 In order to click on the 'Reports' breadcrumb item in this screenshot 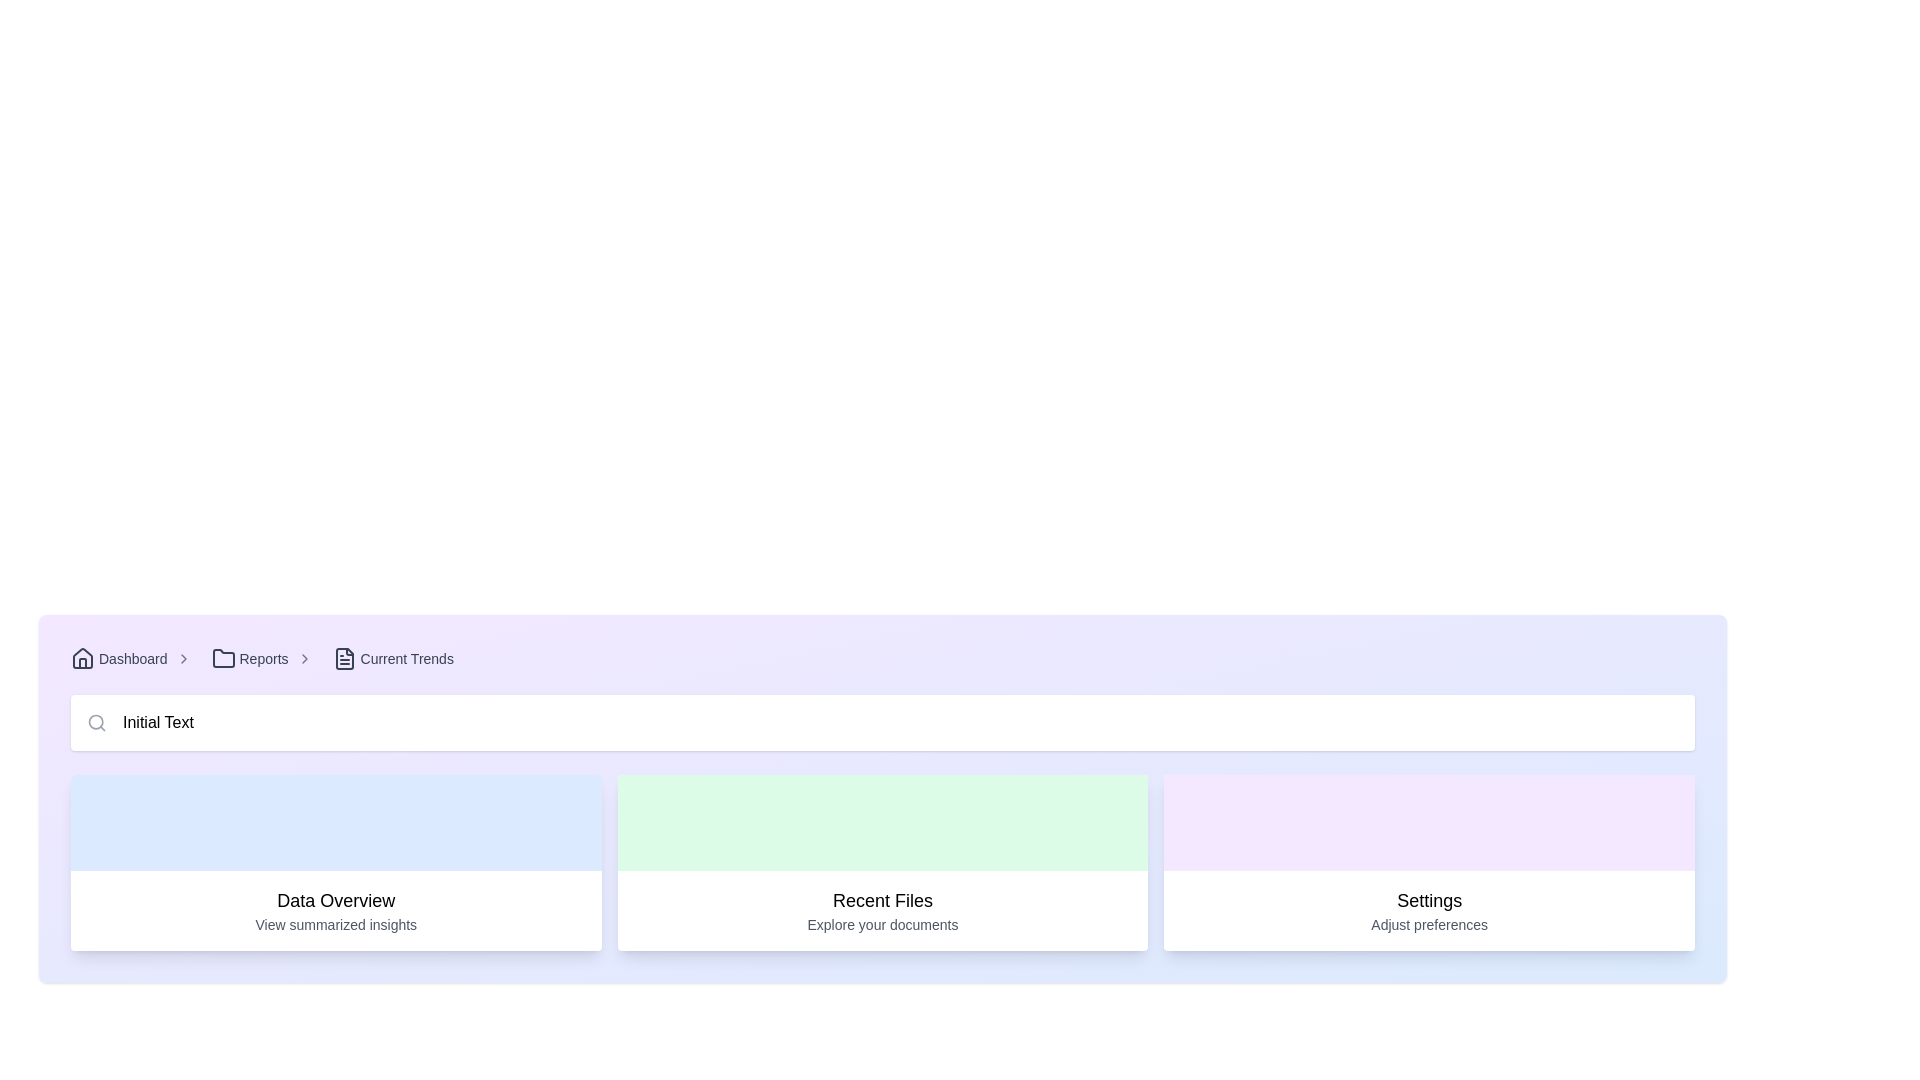, I will do `click(264, 659)`.